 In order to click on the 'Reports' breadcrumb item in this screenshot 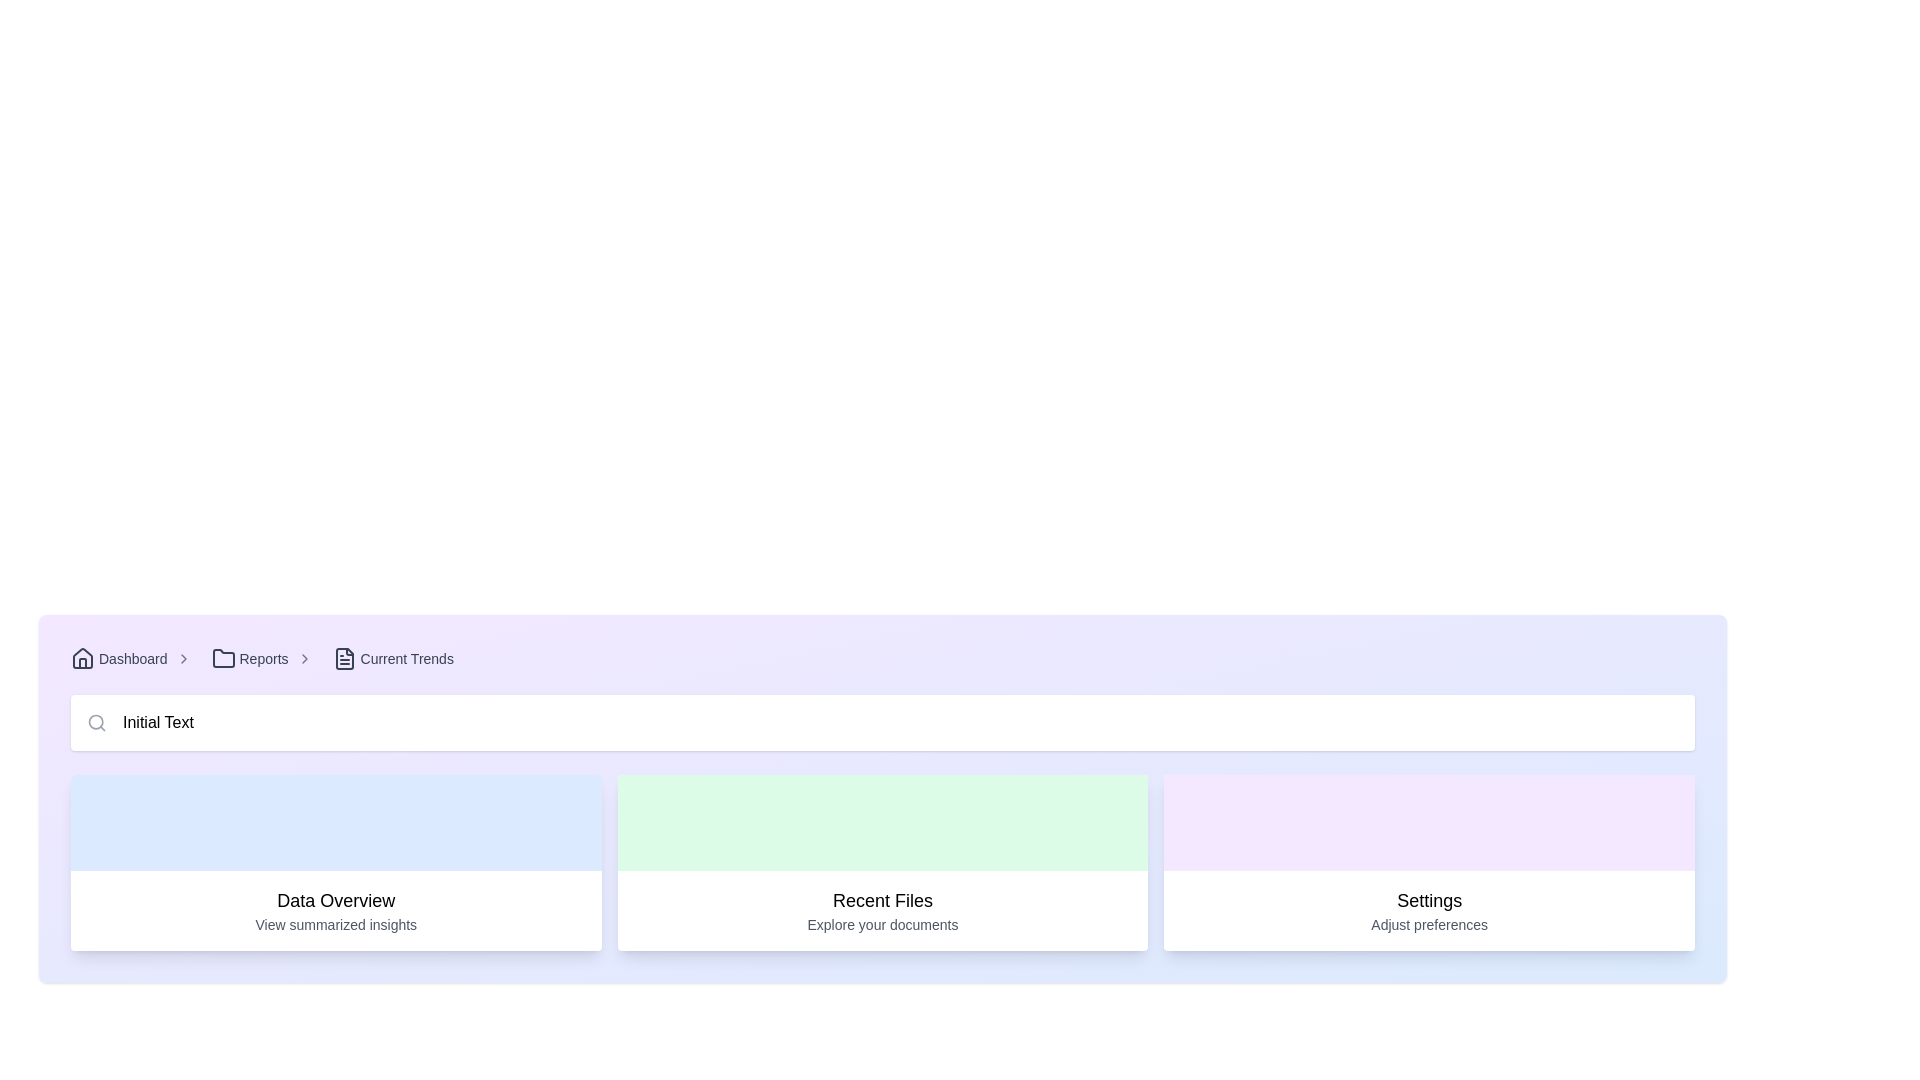, I will do `click(264, 659)`.